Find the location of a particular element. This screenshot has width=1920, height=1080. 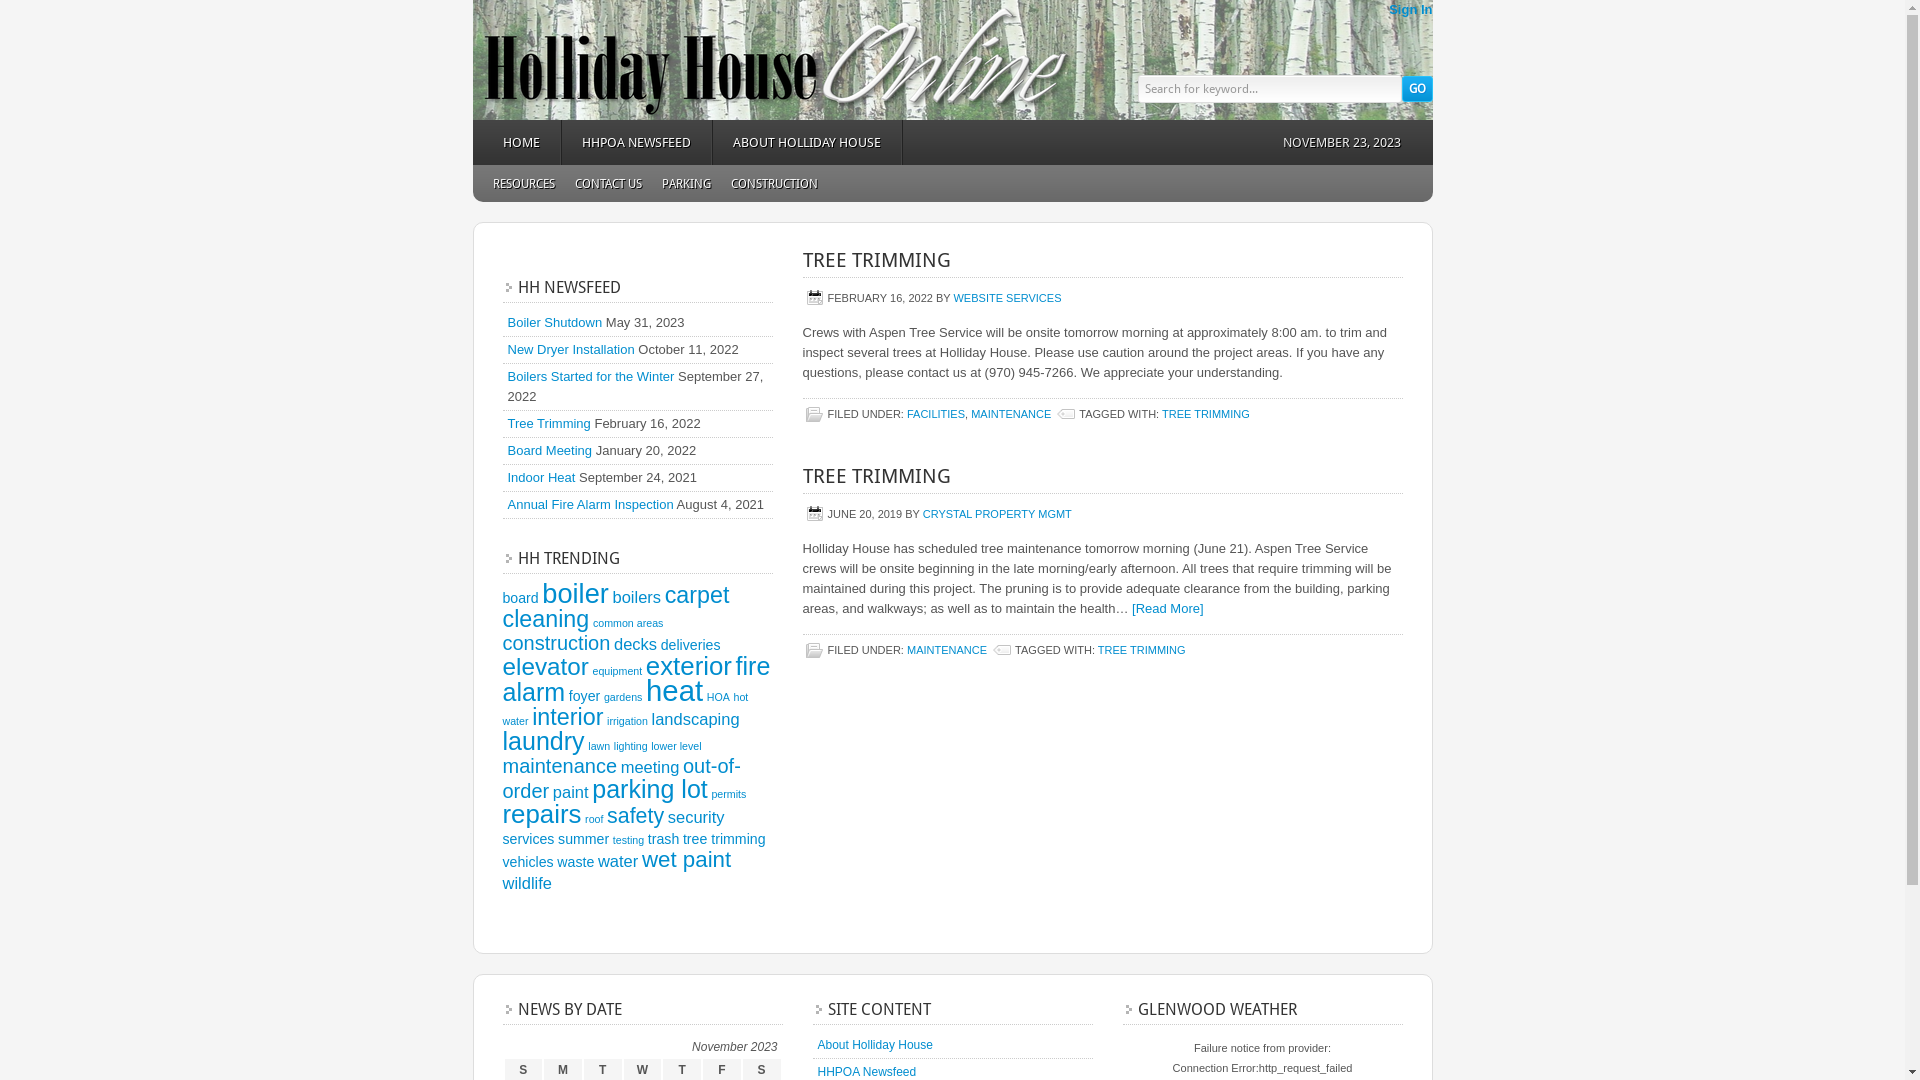

'maintenance' is located at coordinates (502, 765).